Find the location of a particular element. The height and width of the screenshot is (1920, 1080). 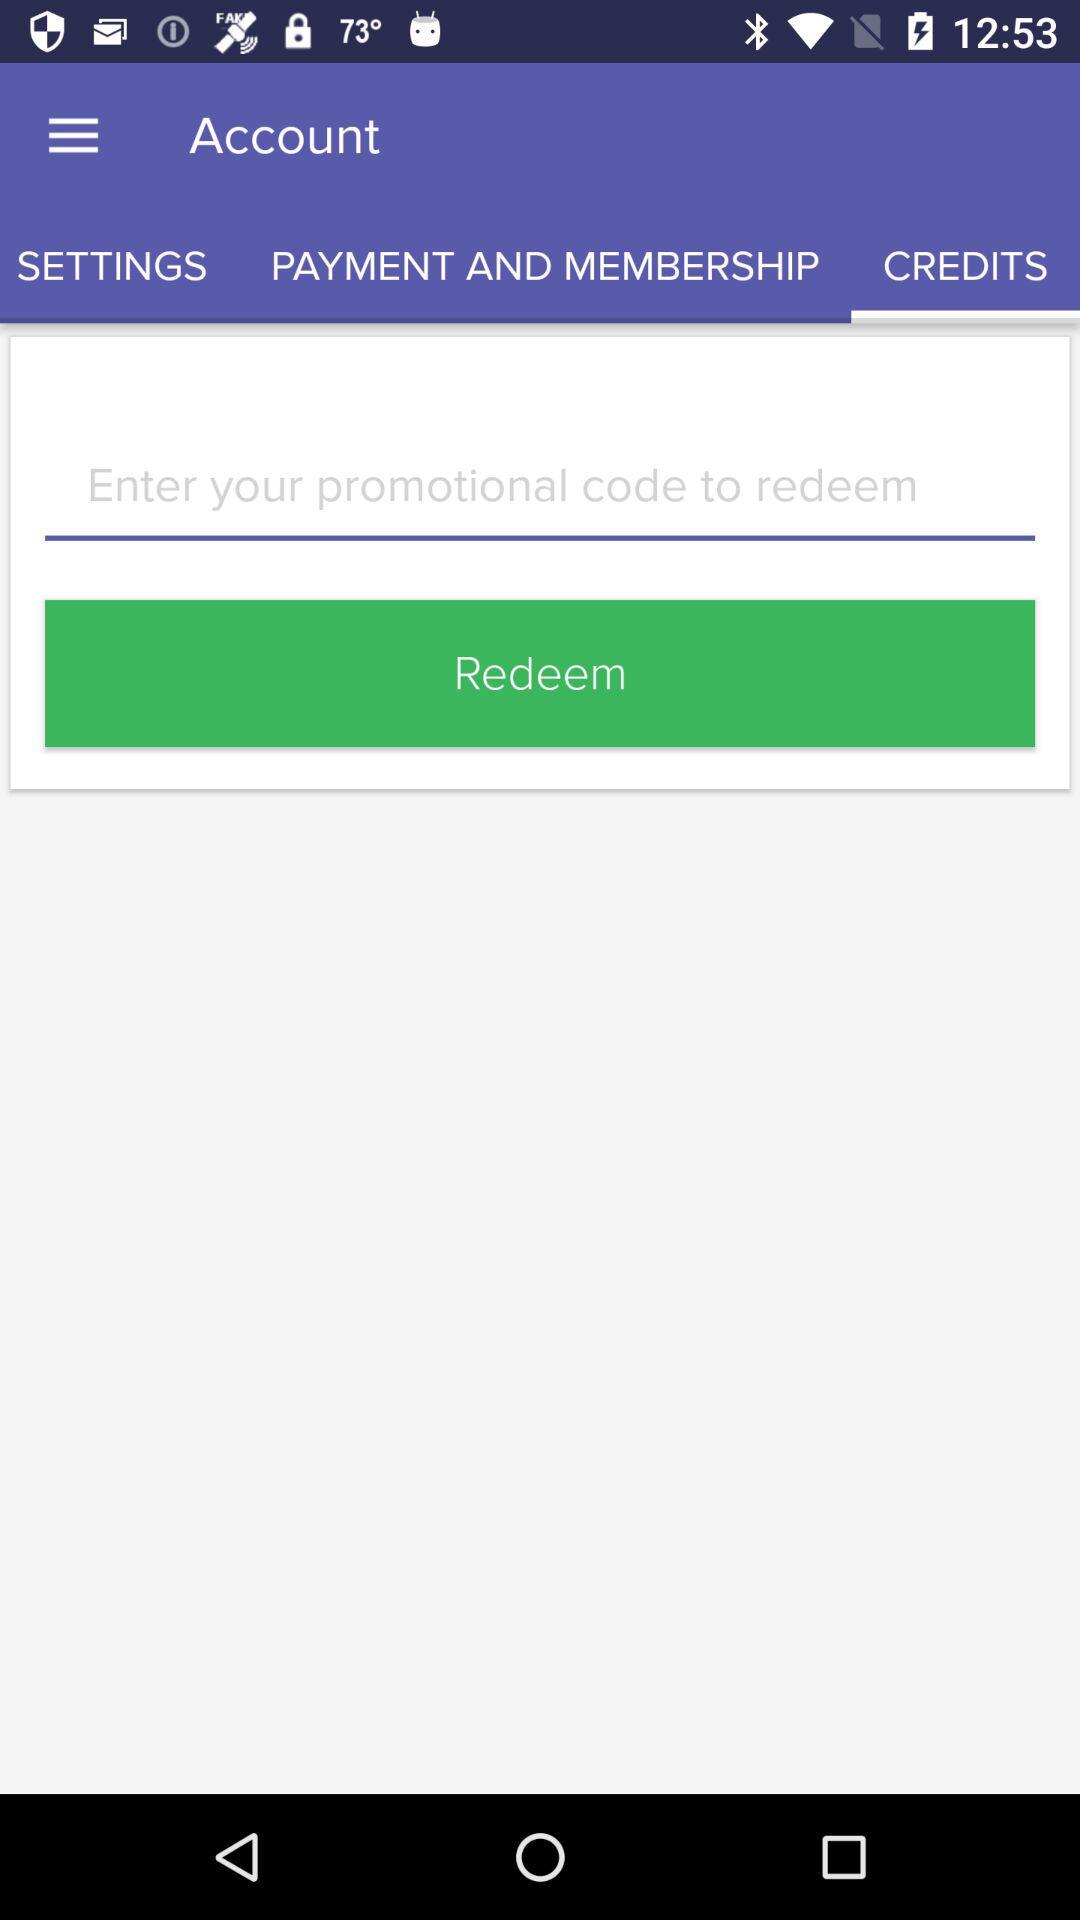

icon above settings item is located at coordinates (72, 135).